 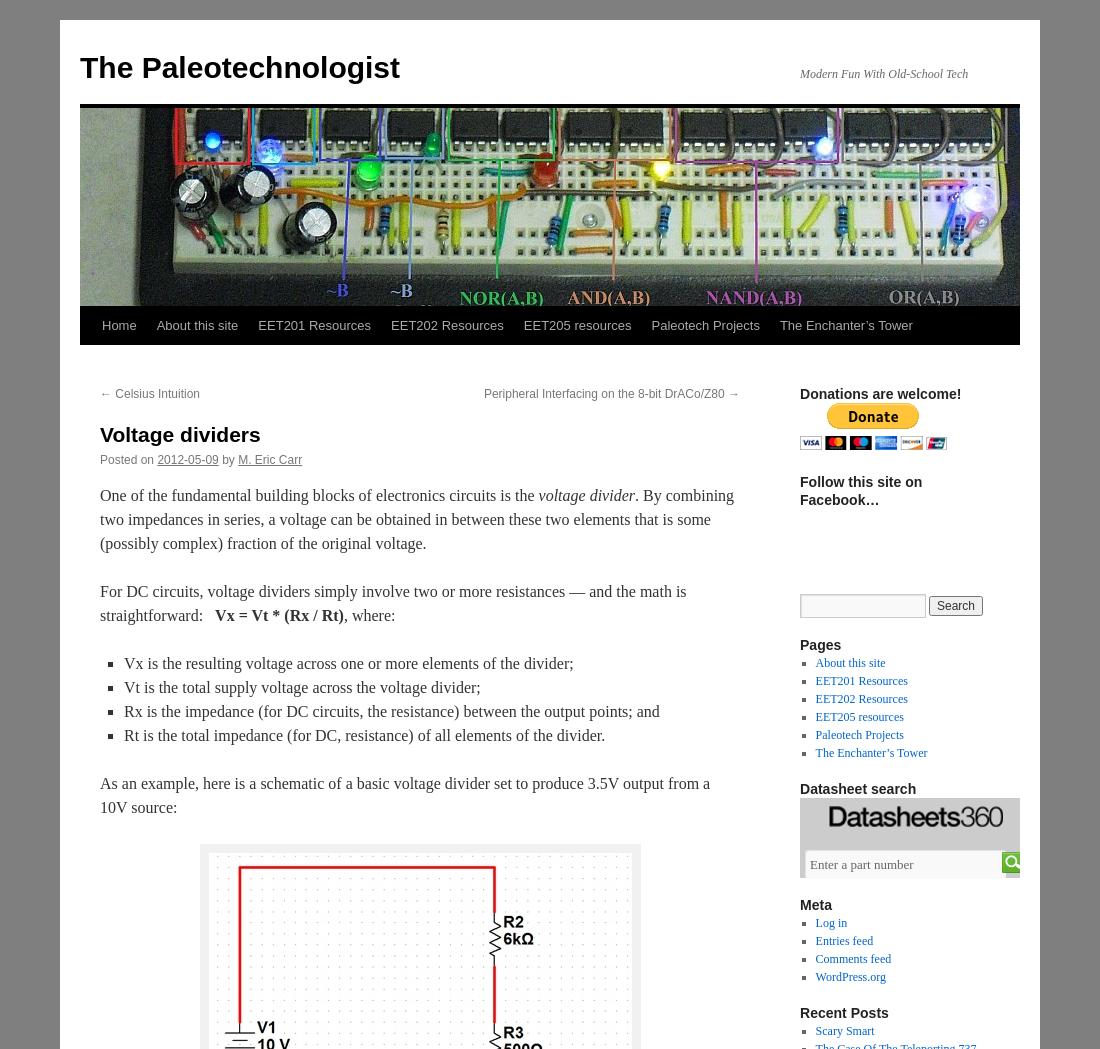 I want to click on 'EET202 Resources', so click(x=859, y=698).